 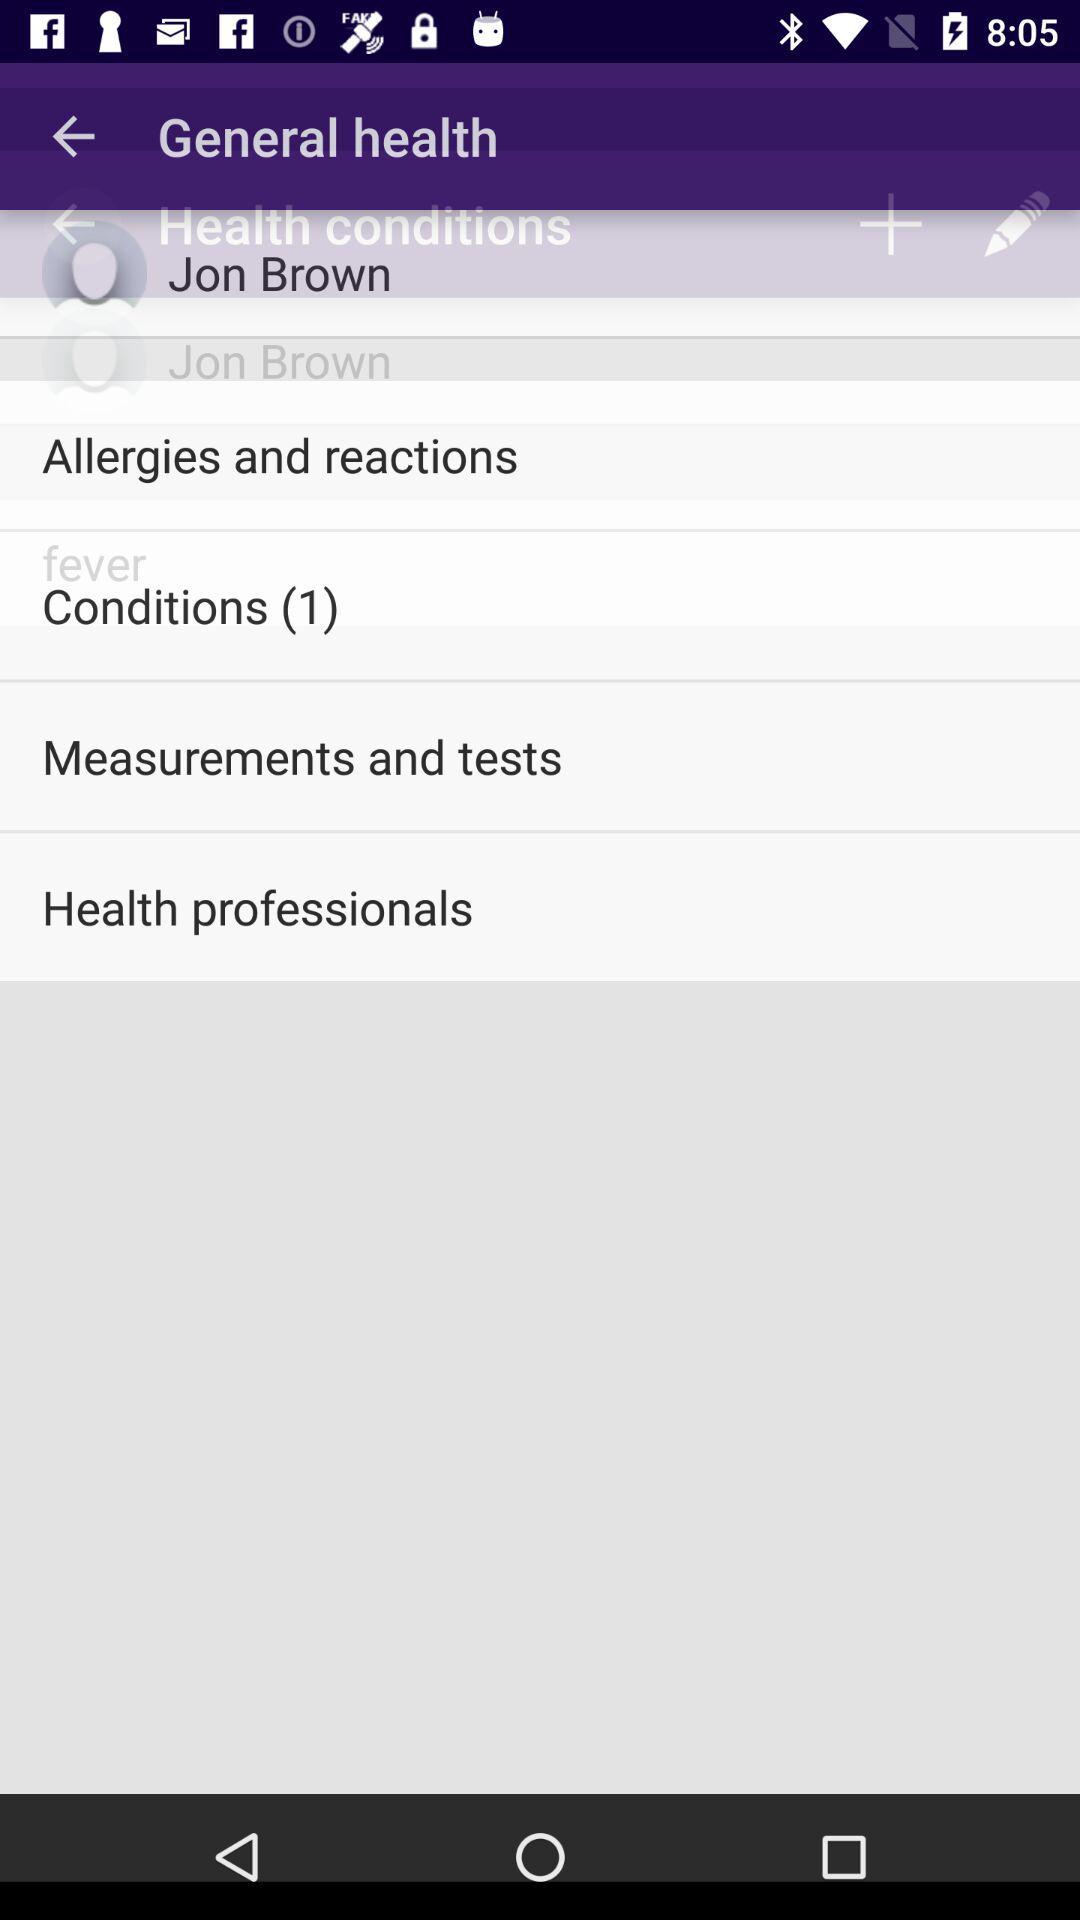 I want to click on measurements and tests item, so click(x=540, y=755).